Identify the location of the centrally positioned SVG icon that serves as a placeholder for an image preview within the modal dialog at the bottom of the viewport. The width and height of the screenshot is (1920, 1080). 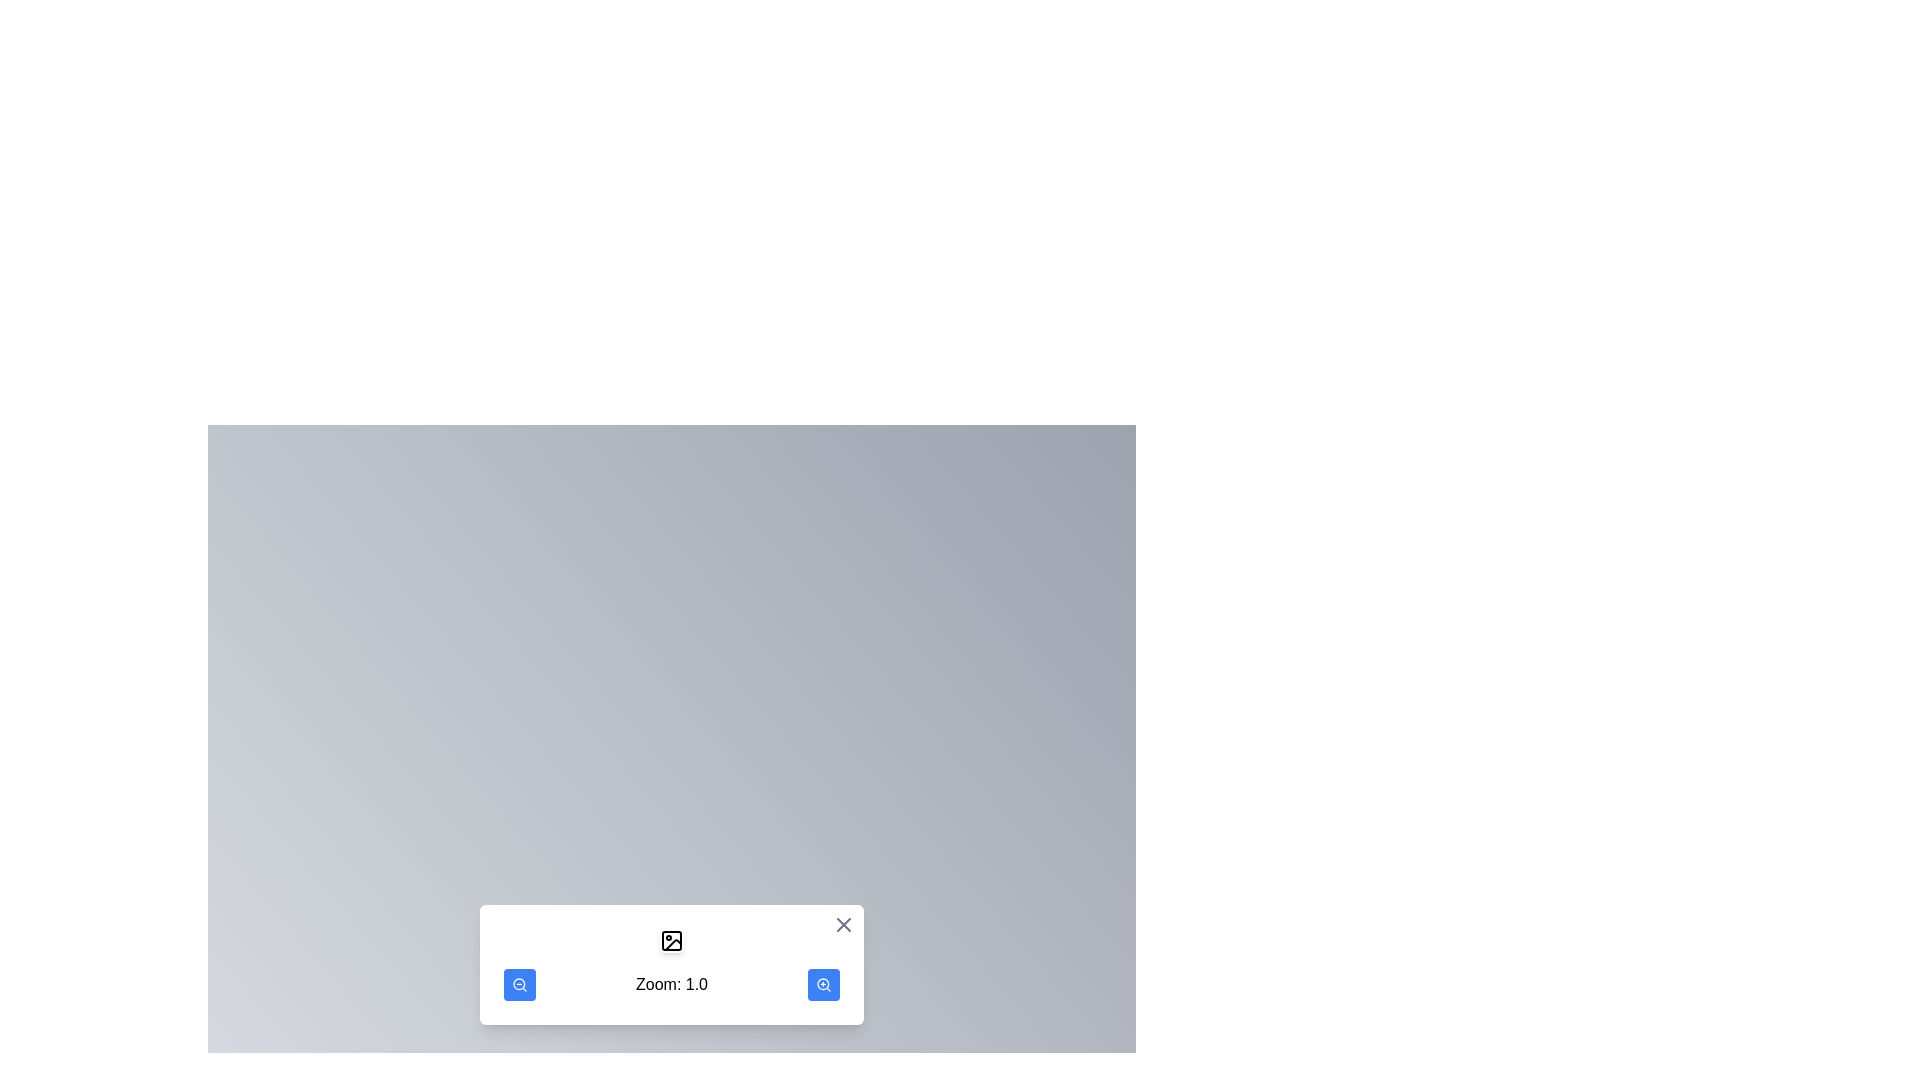
(672, 941).